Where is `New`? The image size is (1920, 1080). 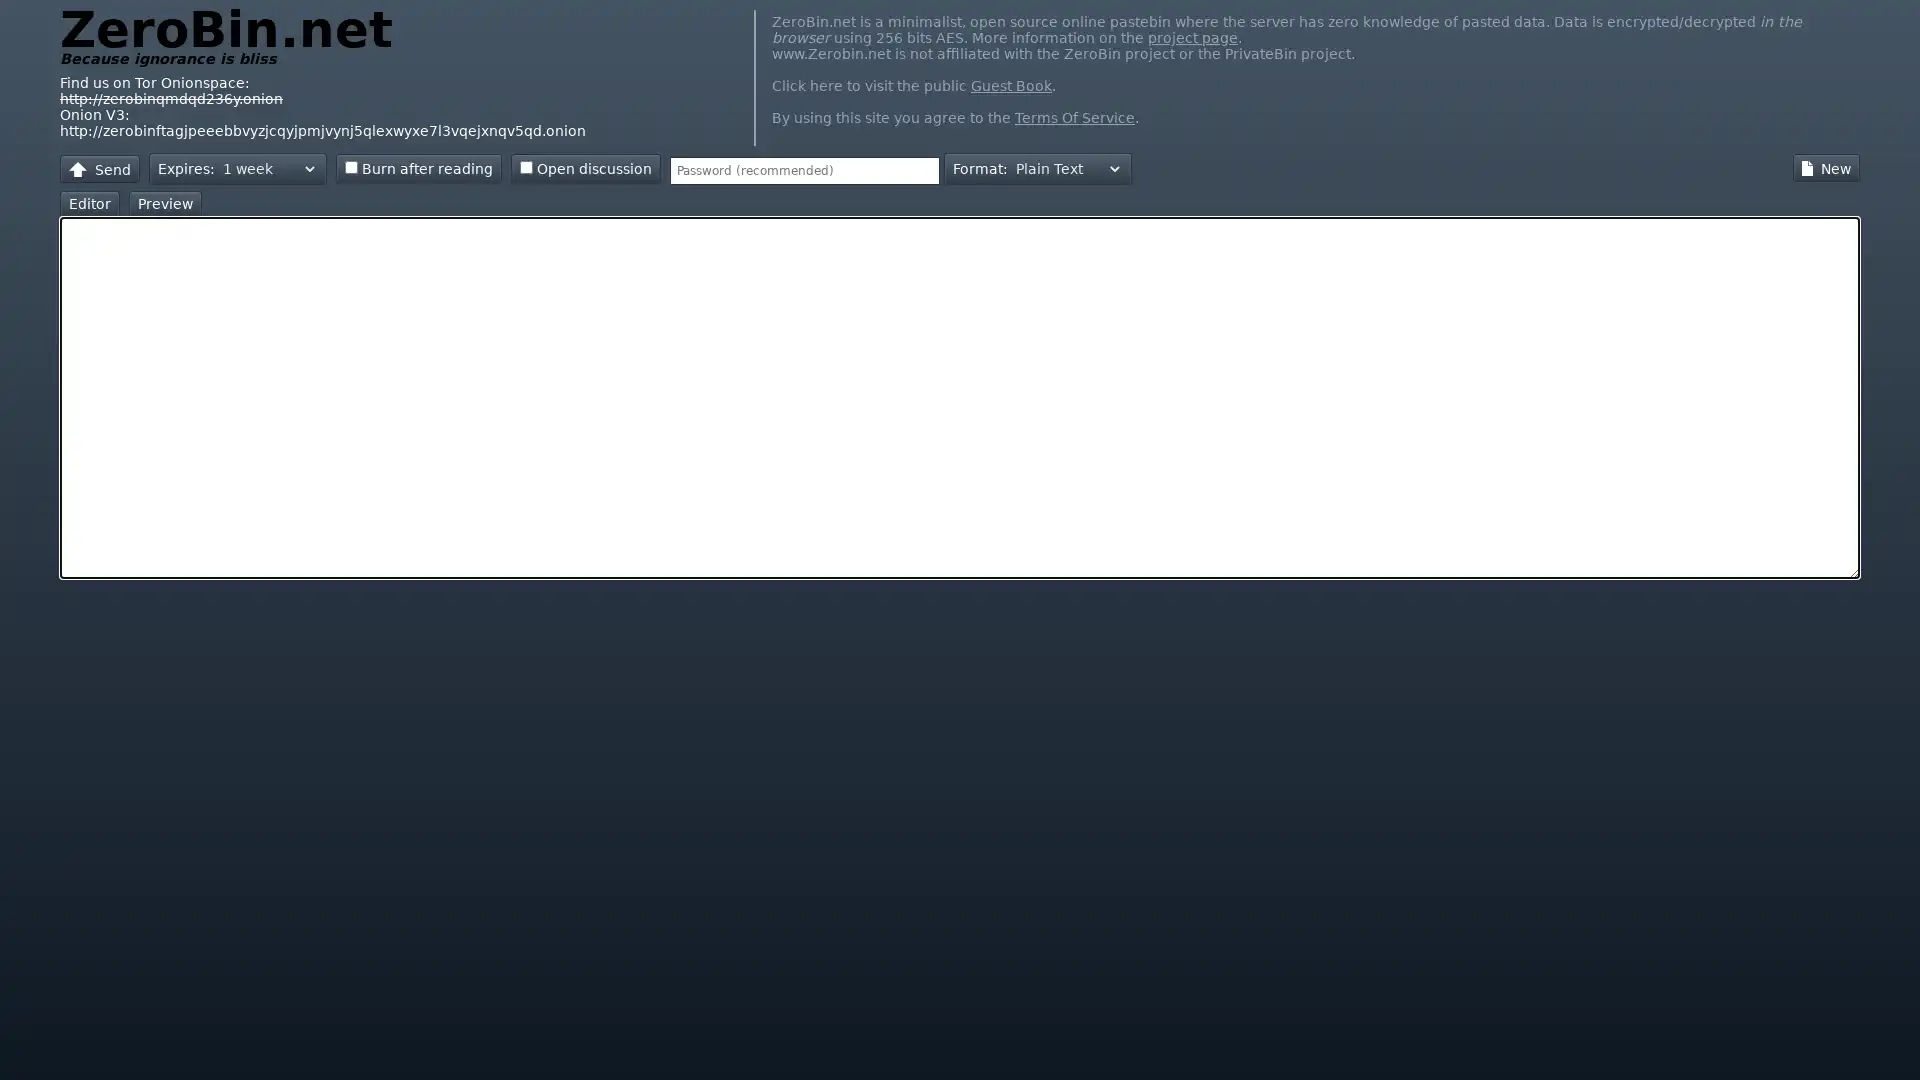 New is located at coordinates (1826, 167).